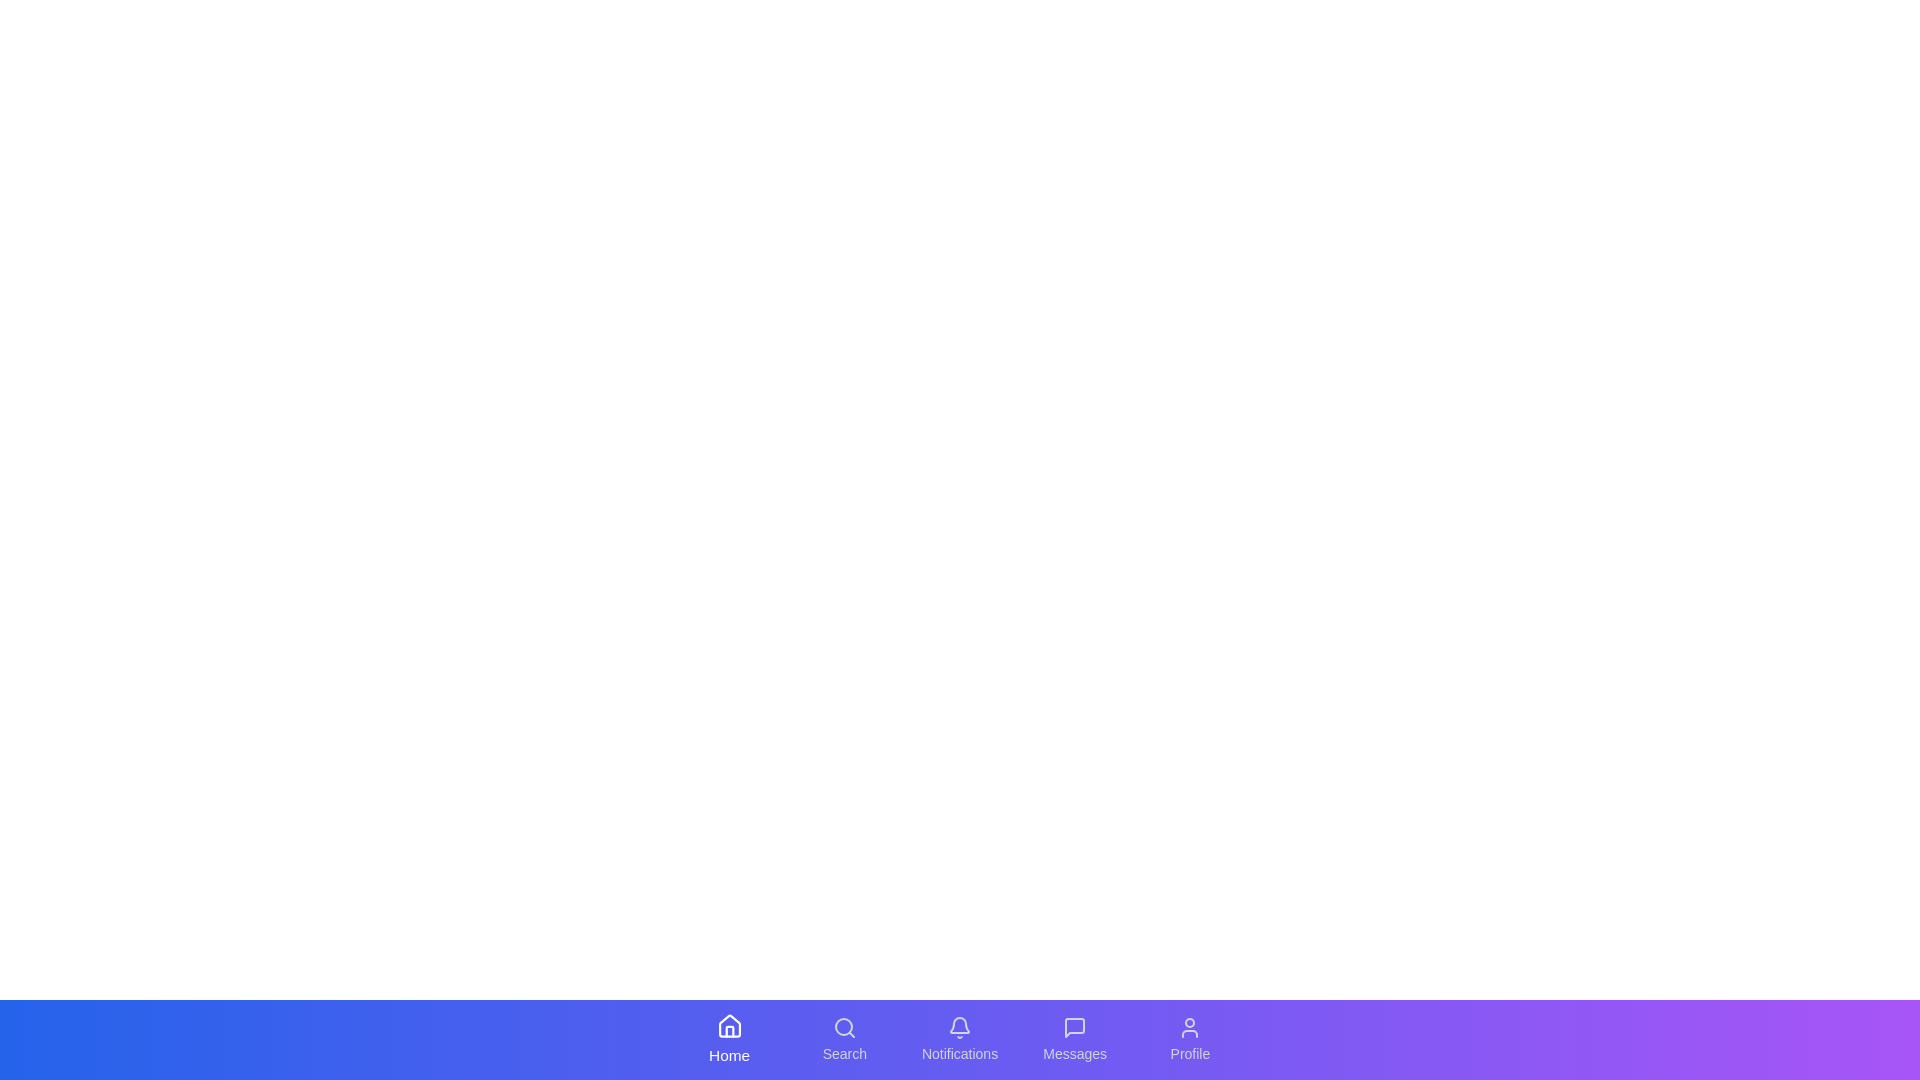  What do you see at coordinates (1074, 1039) in the screenshot?
I see `the Messages navigation icon to navigate to the corresponding section` at bounding box center [1074, 1039].